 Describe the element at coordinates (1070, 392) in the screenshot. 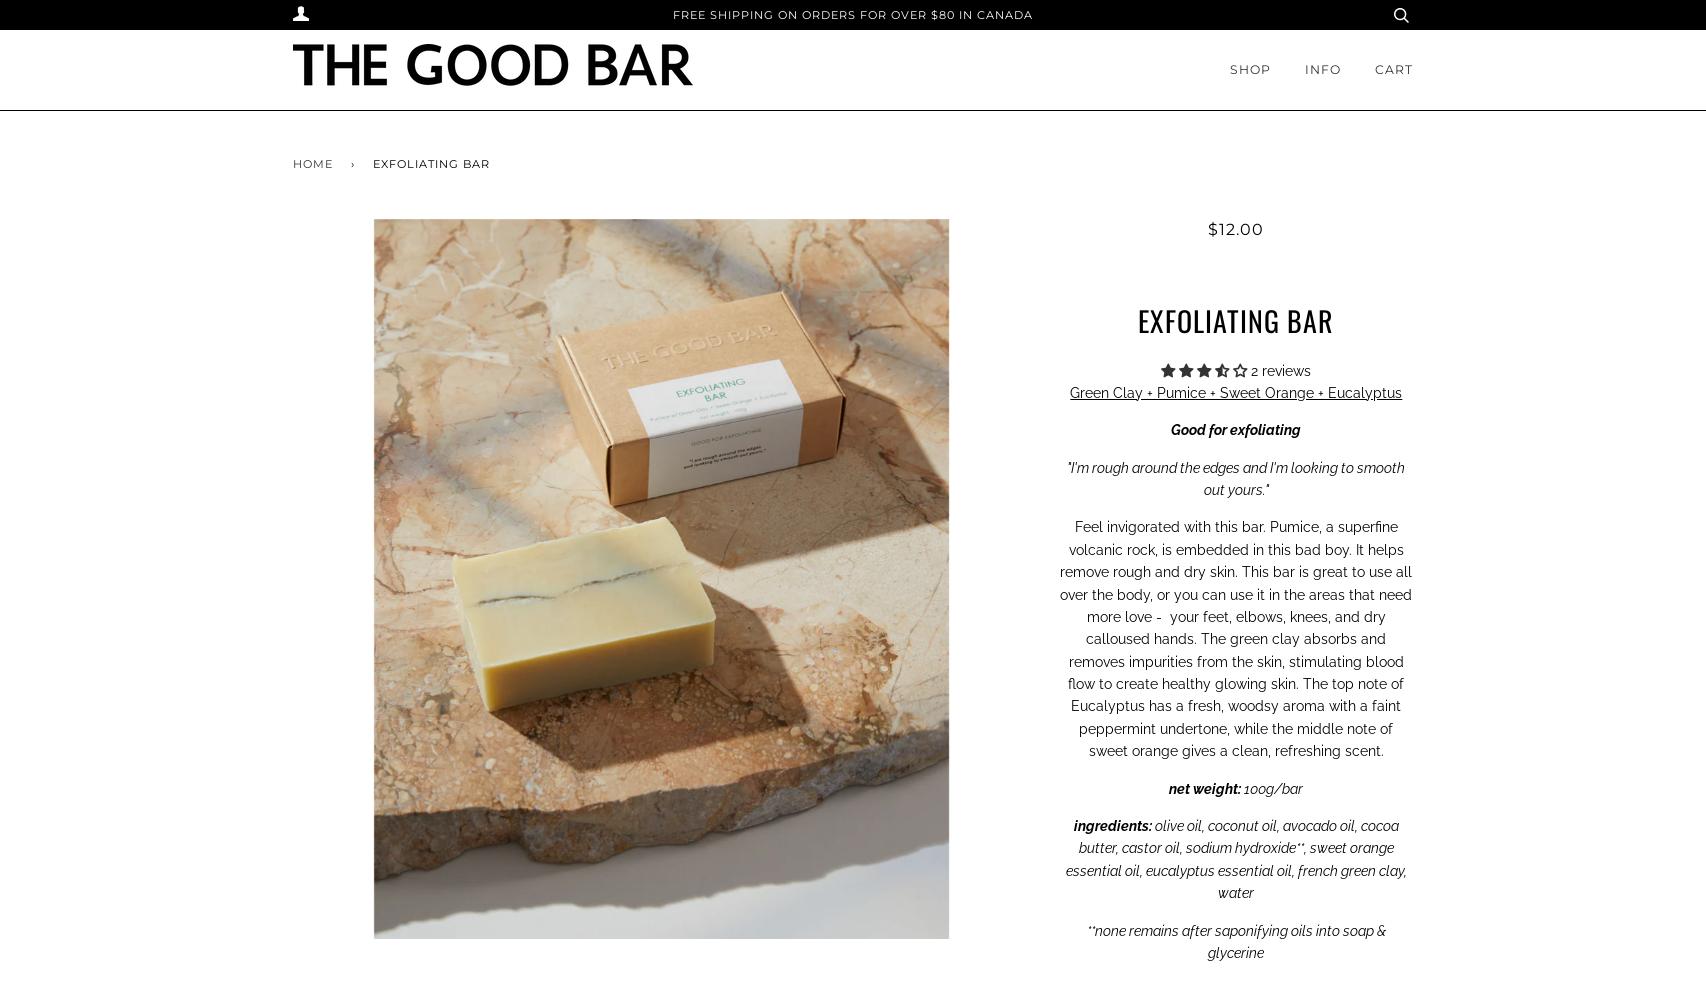

I see `'Green Clay + Pumice + Sweet Orange + Eucalyptus'` at that location.